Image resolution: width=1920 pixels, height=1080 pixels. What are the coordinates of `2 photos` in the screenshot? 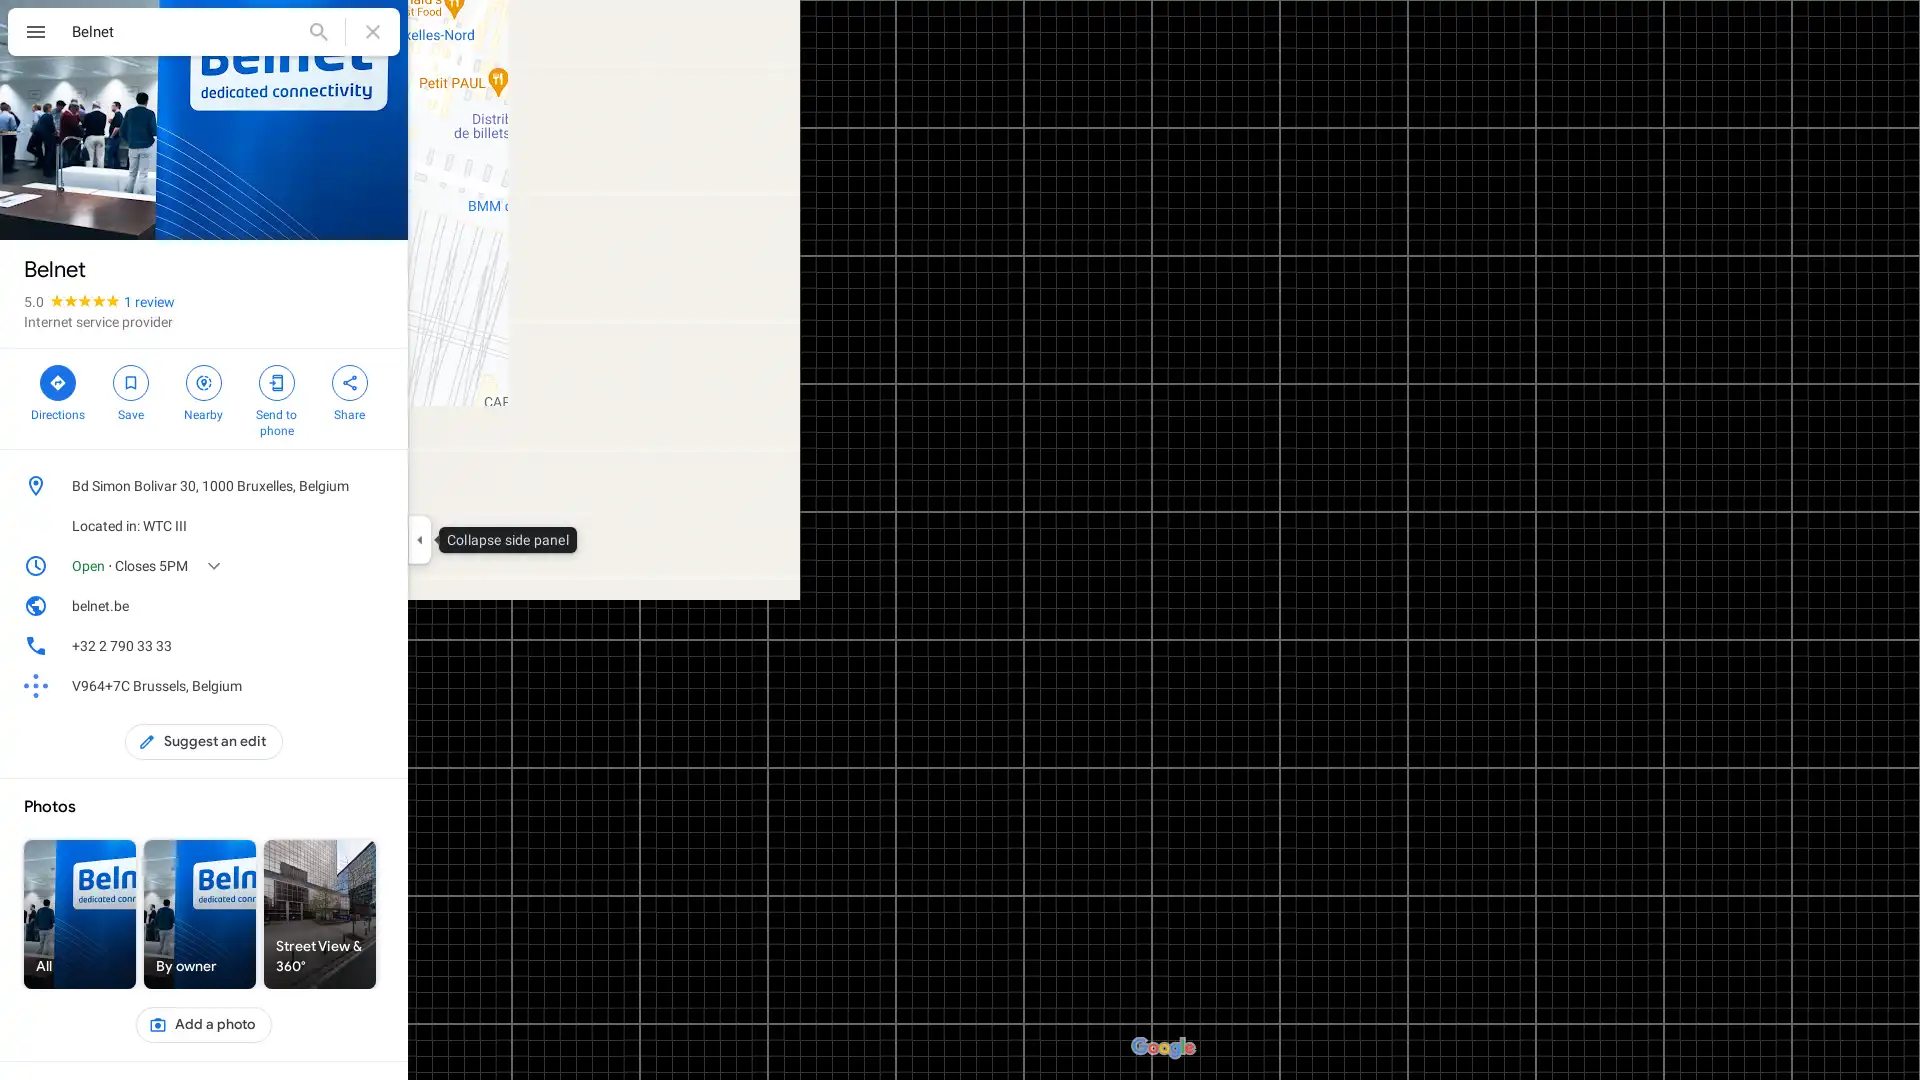 It's located at (67, 207).